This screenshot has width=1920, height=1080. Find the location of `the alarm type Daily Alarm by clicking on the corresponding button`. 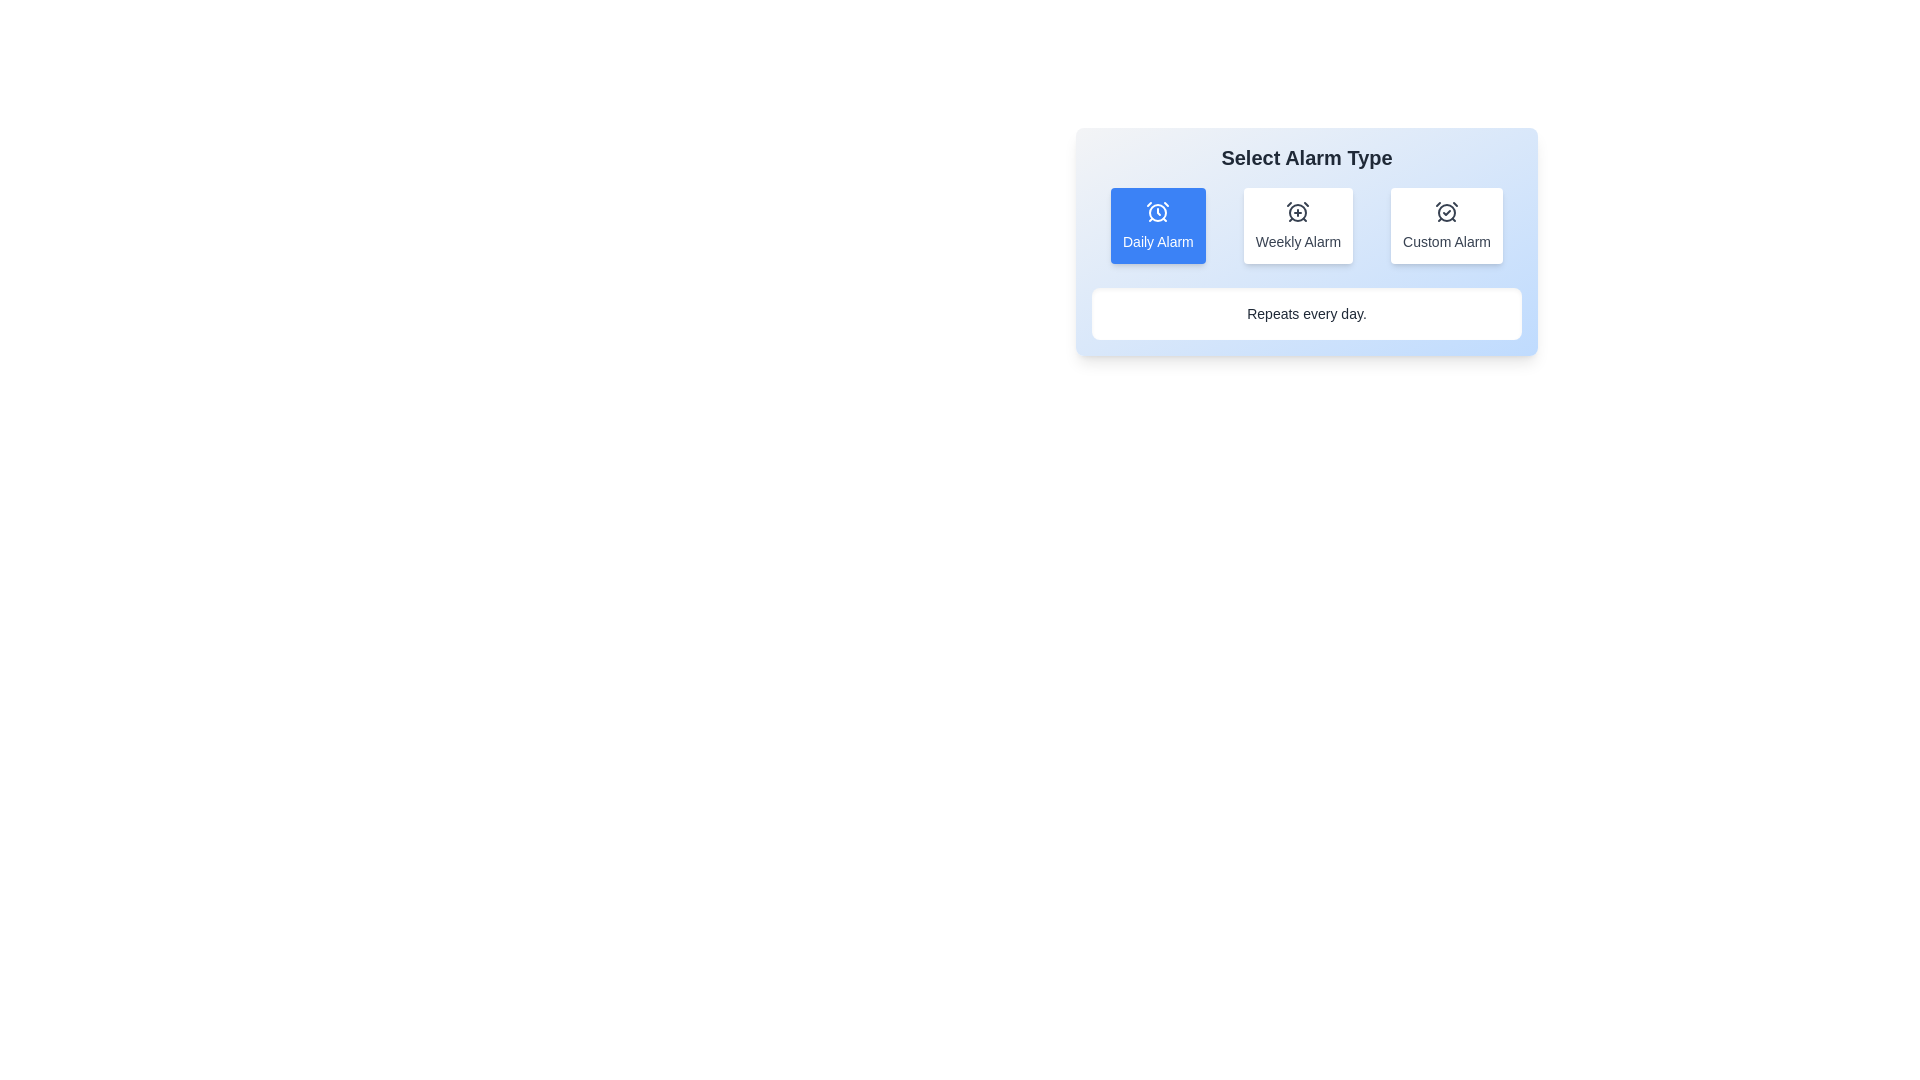

the alarm type Daily Alarm by clicking on the corresponding button is located at coordinates (1157, 225).